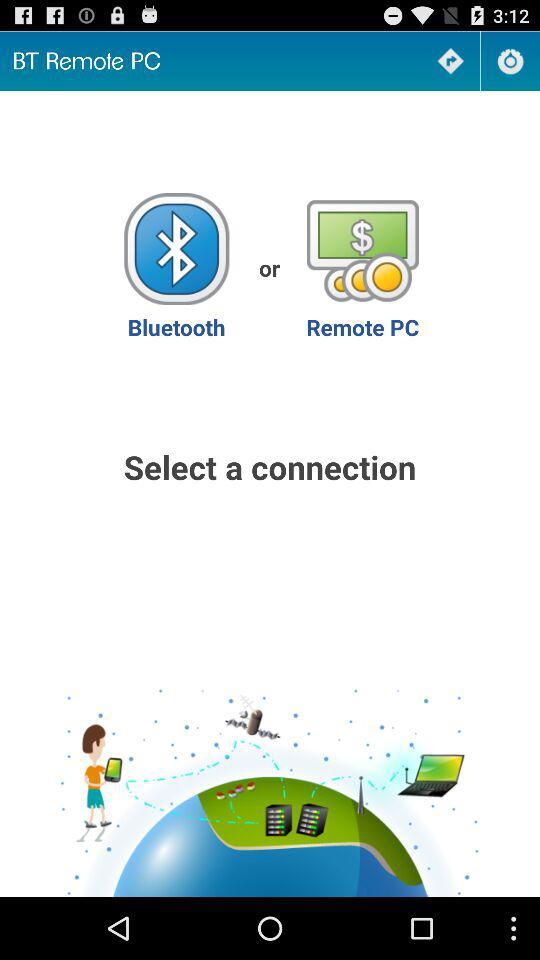  Describe the element at coordinates (176, 266) in the screenshot. I see `bluetooth` at that location.